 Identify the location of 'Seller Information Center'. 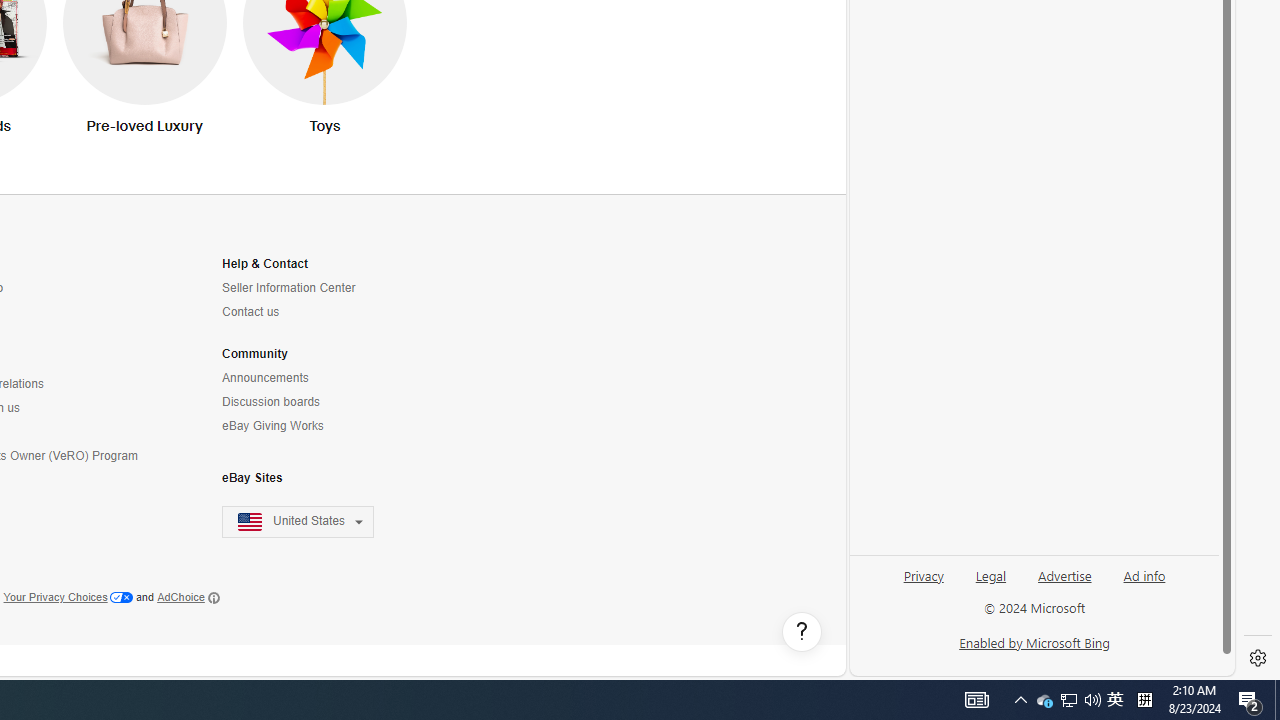
(287, 288).